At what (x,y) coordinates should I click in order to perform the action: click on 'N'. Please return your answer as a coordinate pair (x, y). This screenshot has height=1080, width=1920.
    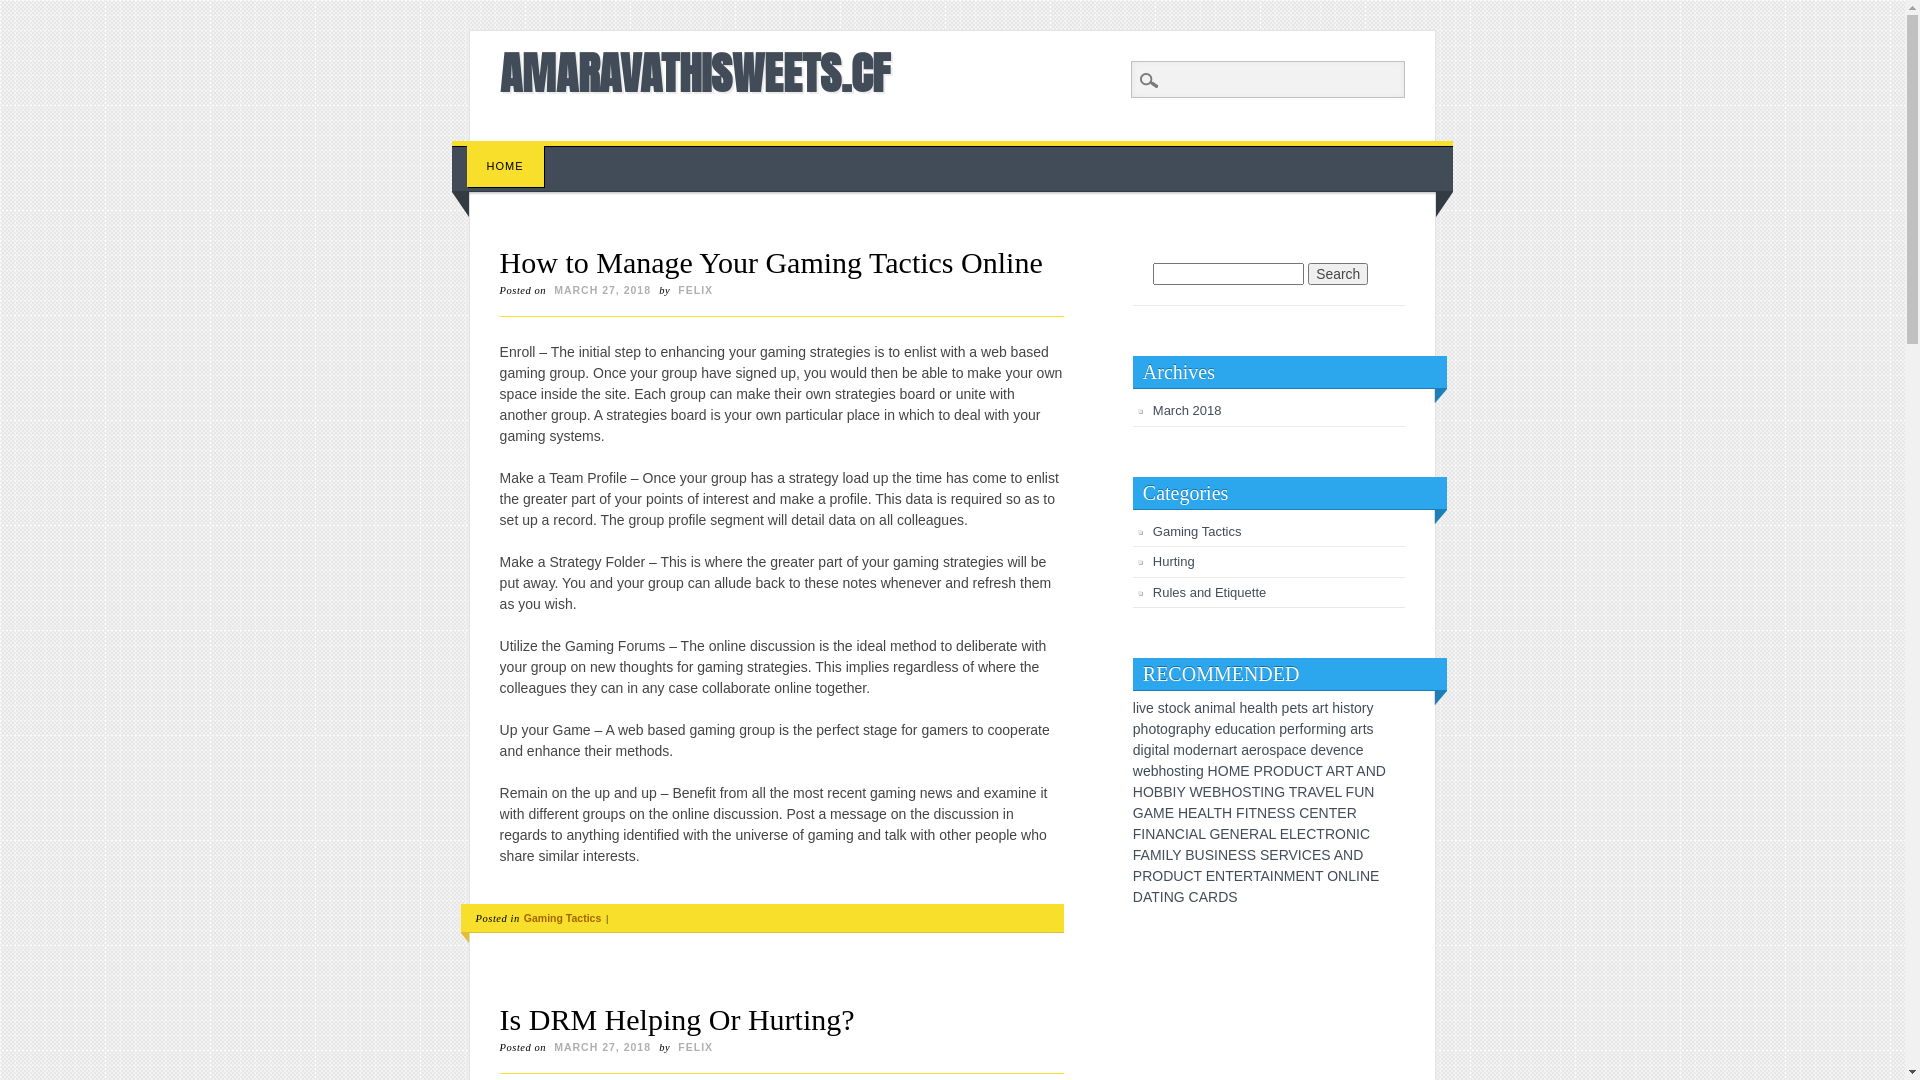
    Looking at the image, I should click on (1363, 874).